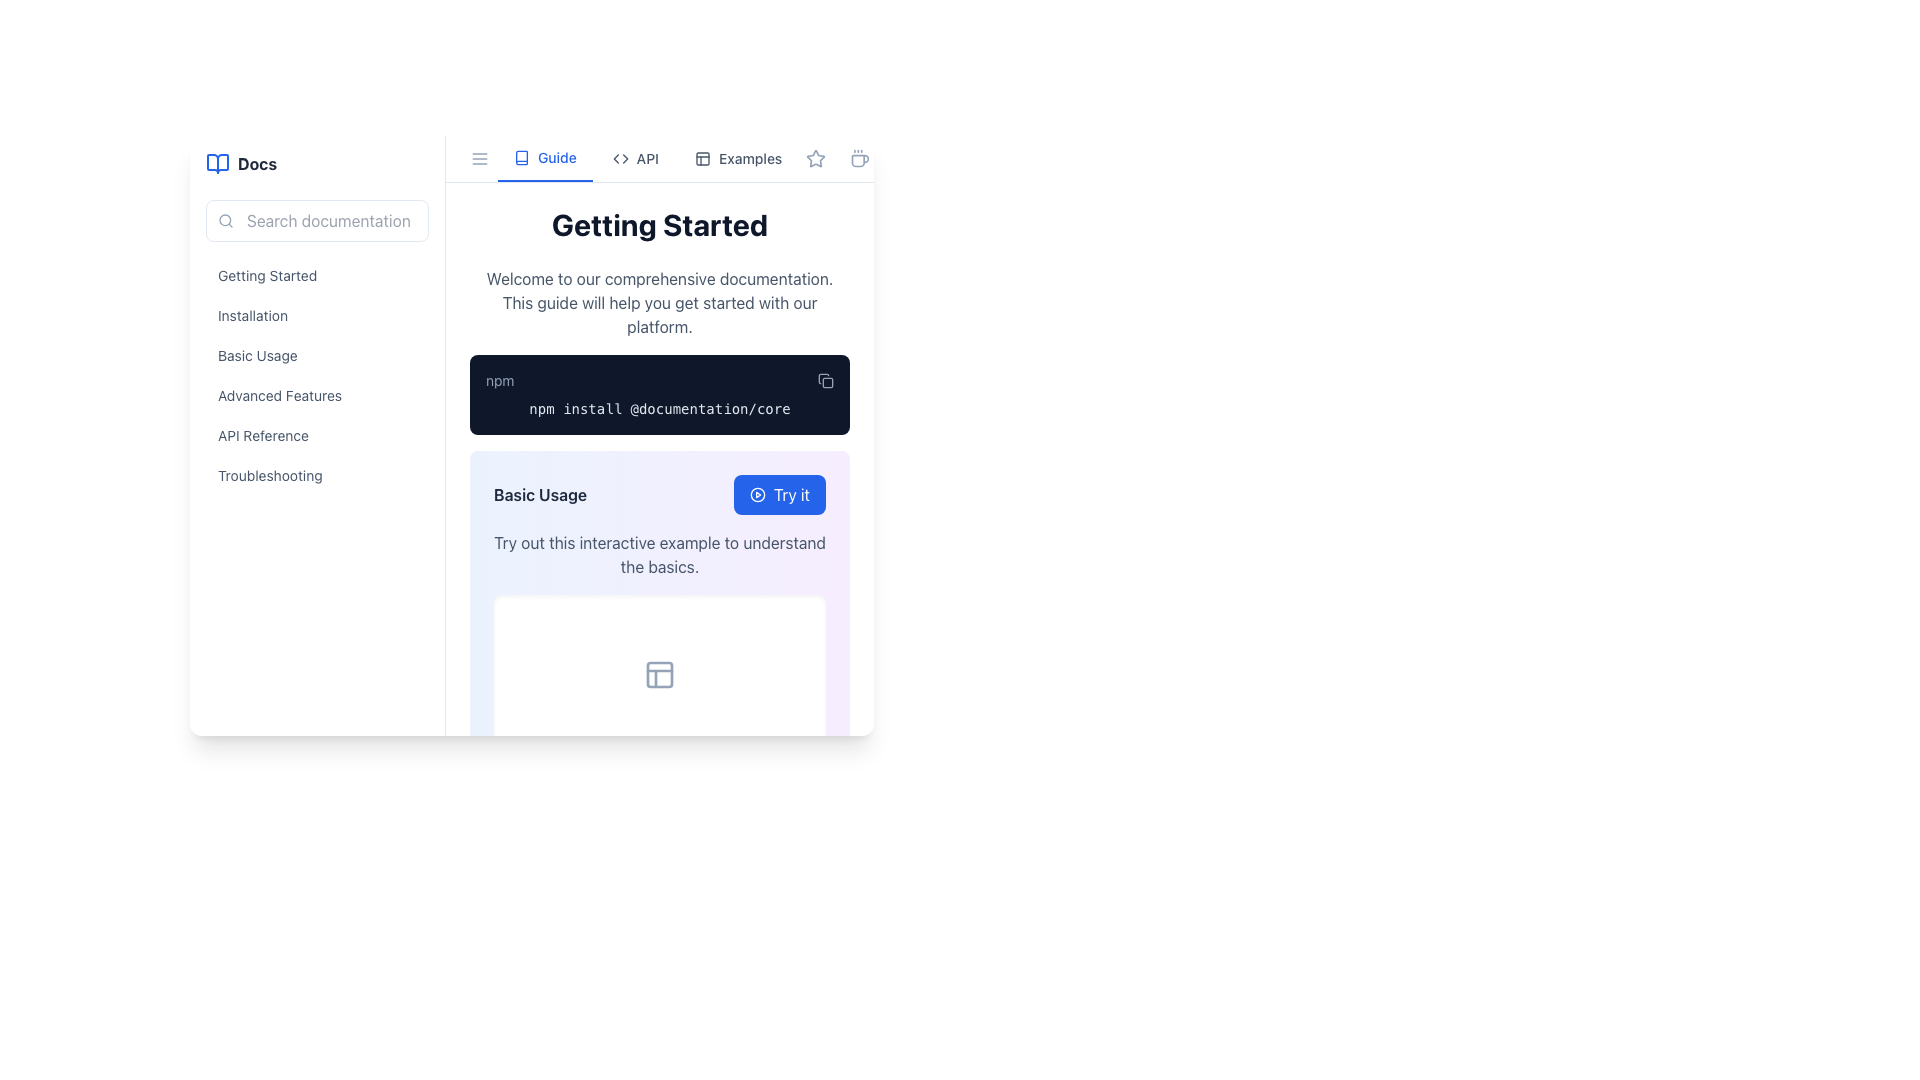 Image resolution: width=1920 pixels, height=1080 pixels. I want to click on the 'Basic Usage' menu entry in the vertical navigation menu, so click(316, 354).